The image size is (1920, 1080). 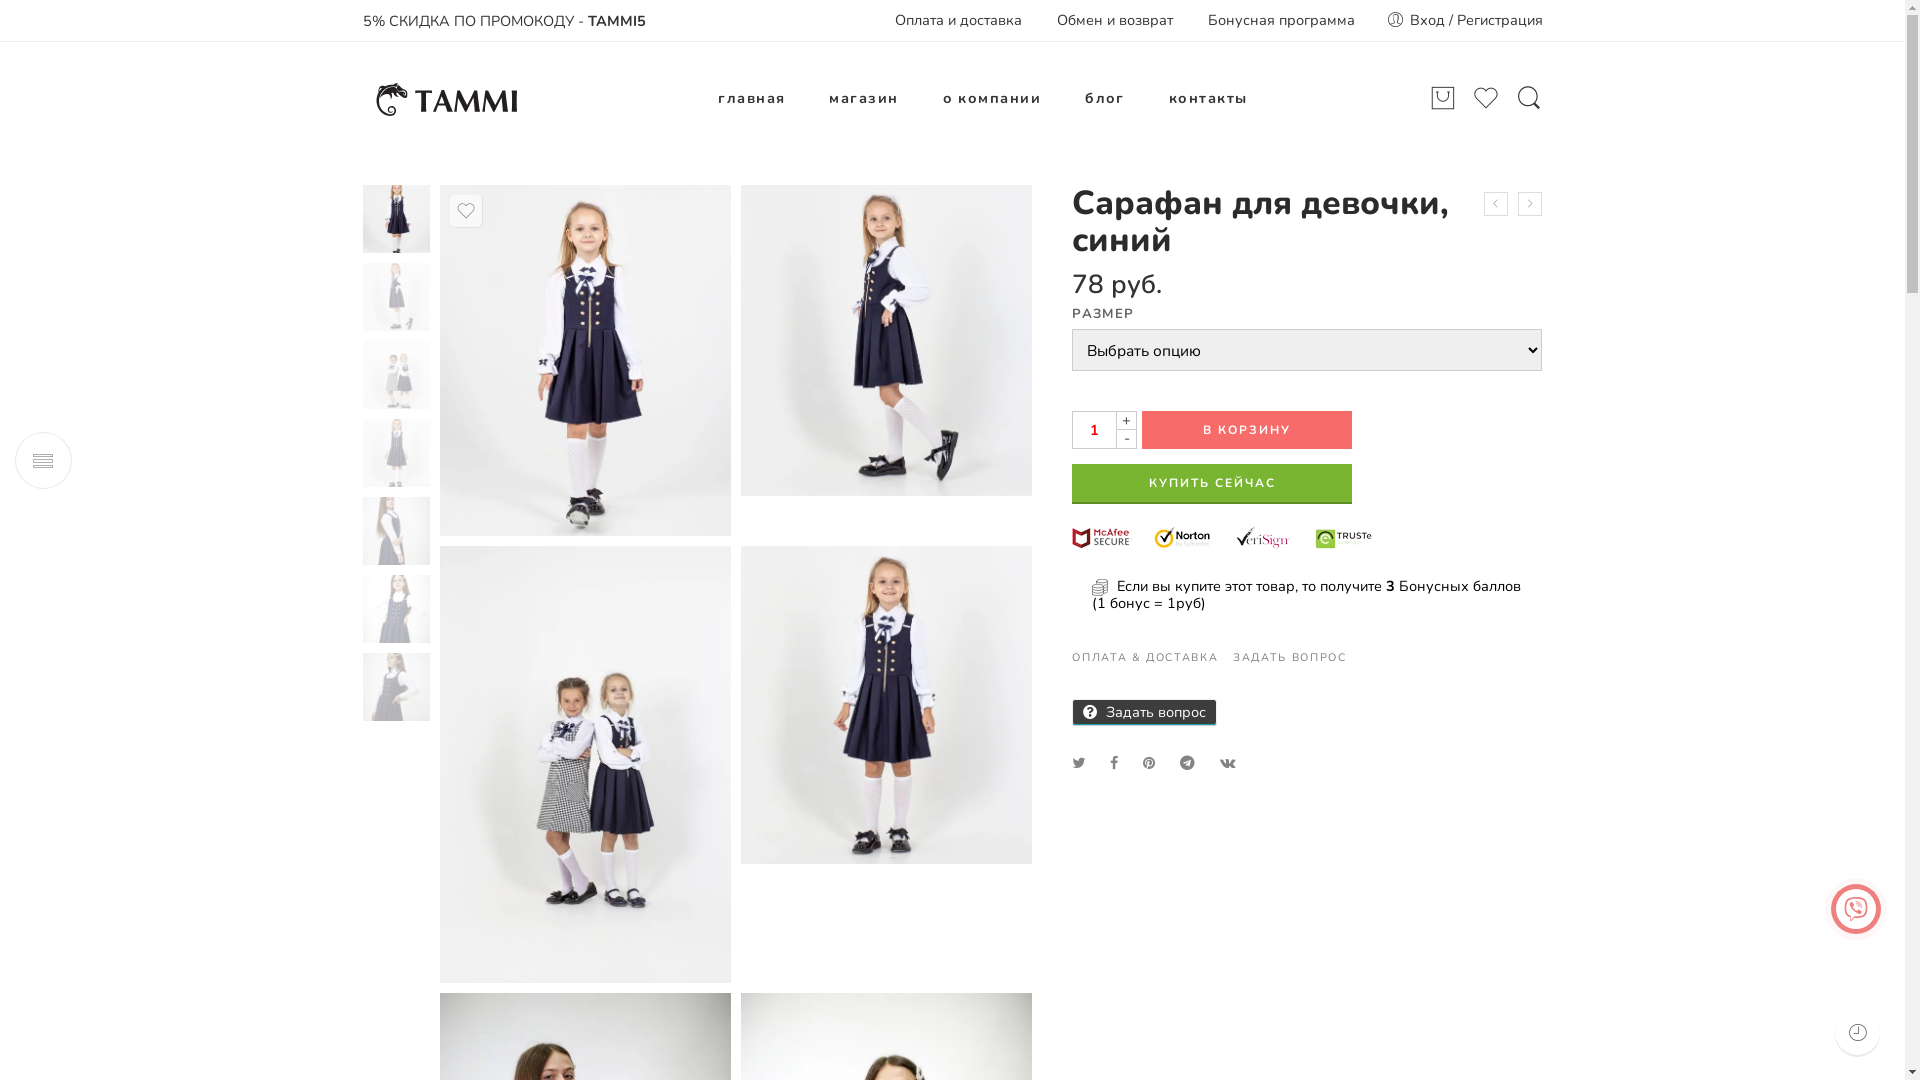 What do you see at coordinates (1187, 763) in the screenshot?
I see `'Share on Telegram'` at bounding box center [1187, 763].